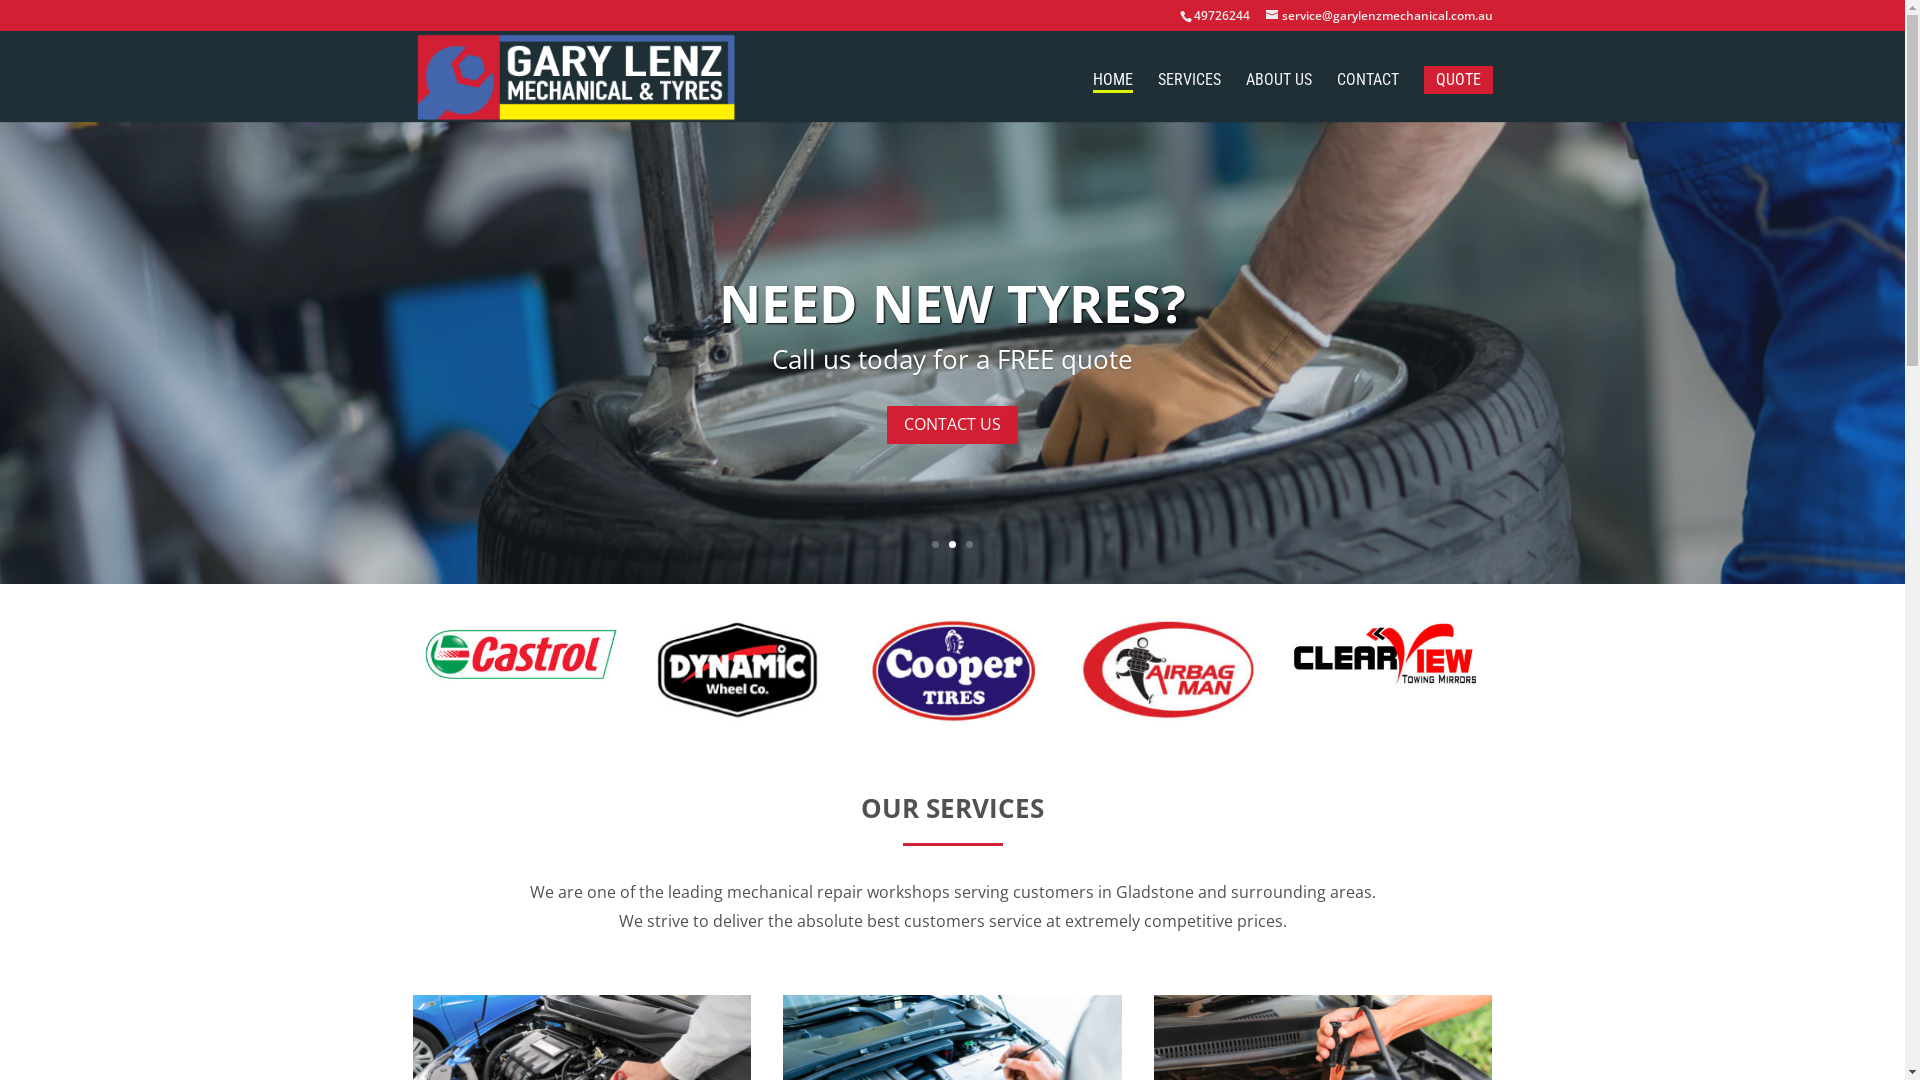 Image resolution: width=1920 pixels, height=1080 pixels. I want to click on 'CONTACT', so click(1366, 97).